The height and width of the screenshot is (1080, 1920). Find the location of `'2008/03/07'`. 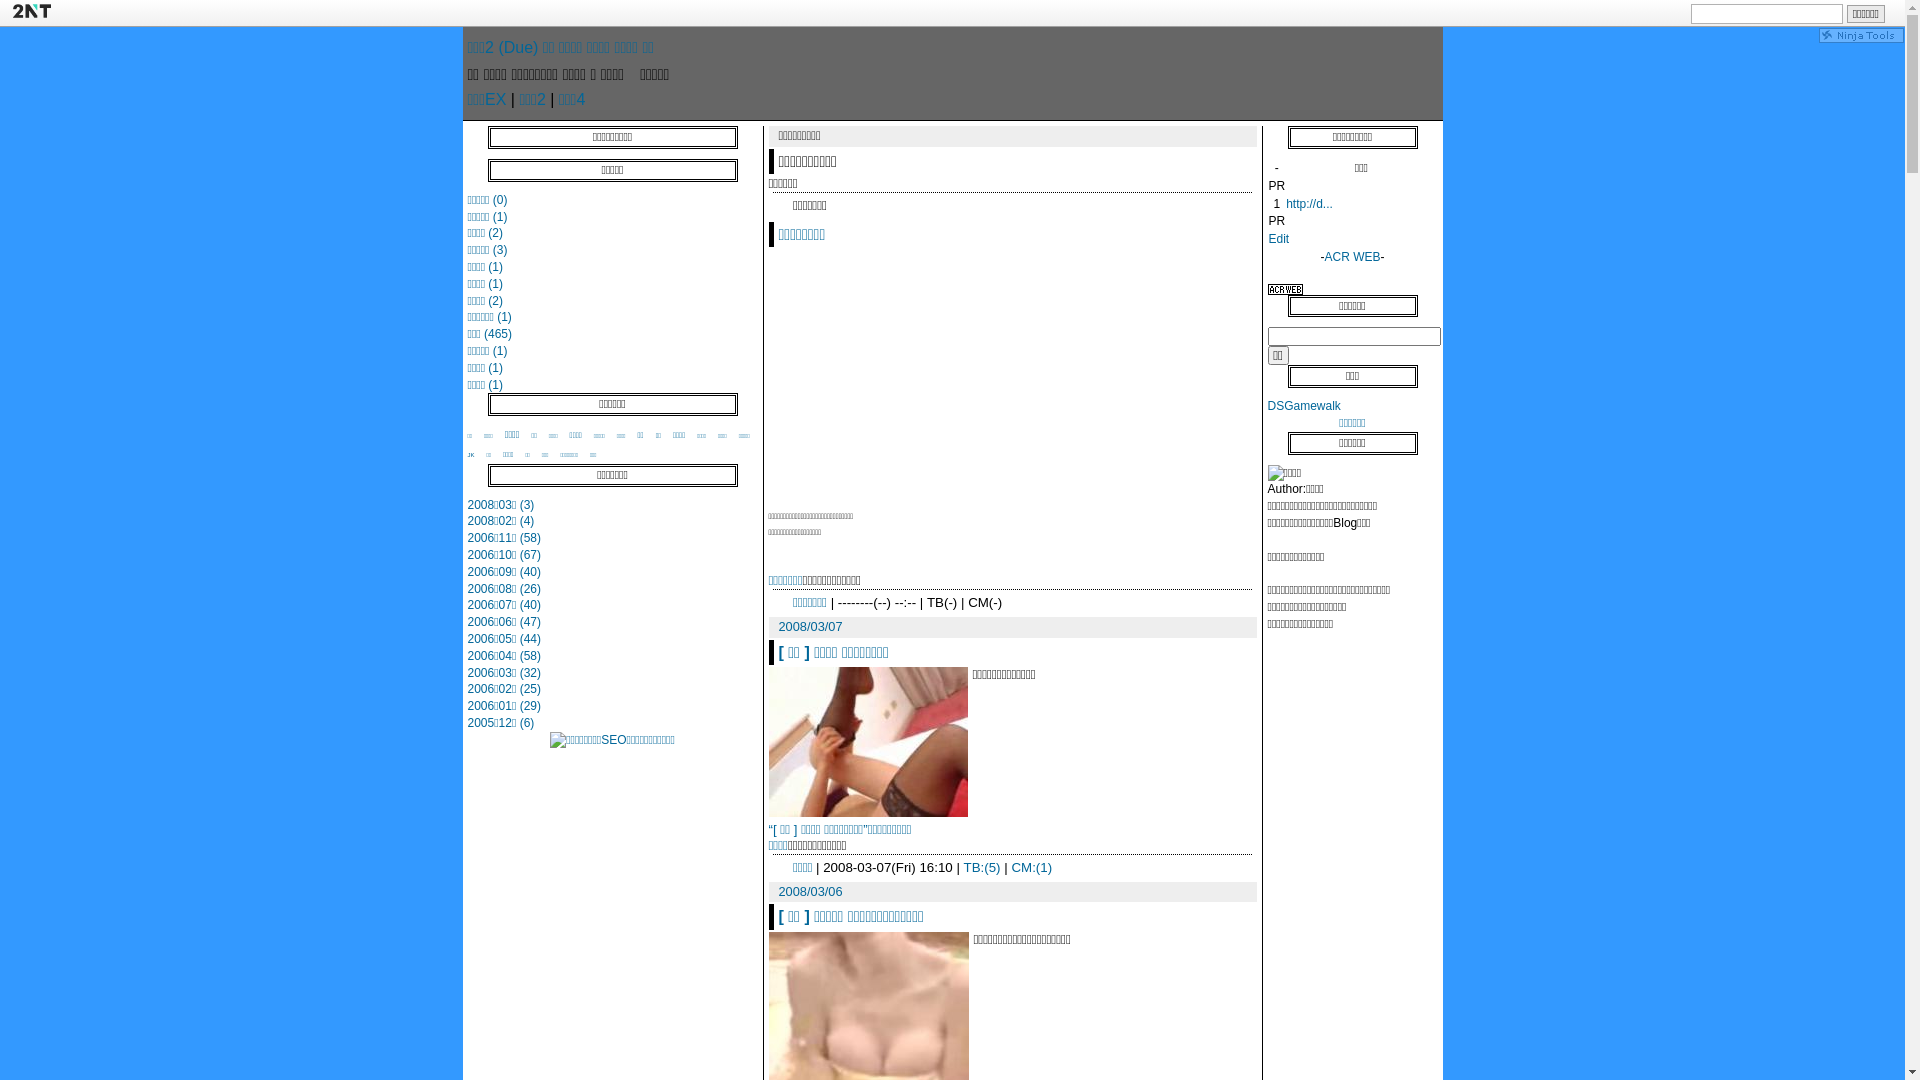

'2008/03/07' is located at coordinates (776, 625).